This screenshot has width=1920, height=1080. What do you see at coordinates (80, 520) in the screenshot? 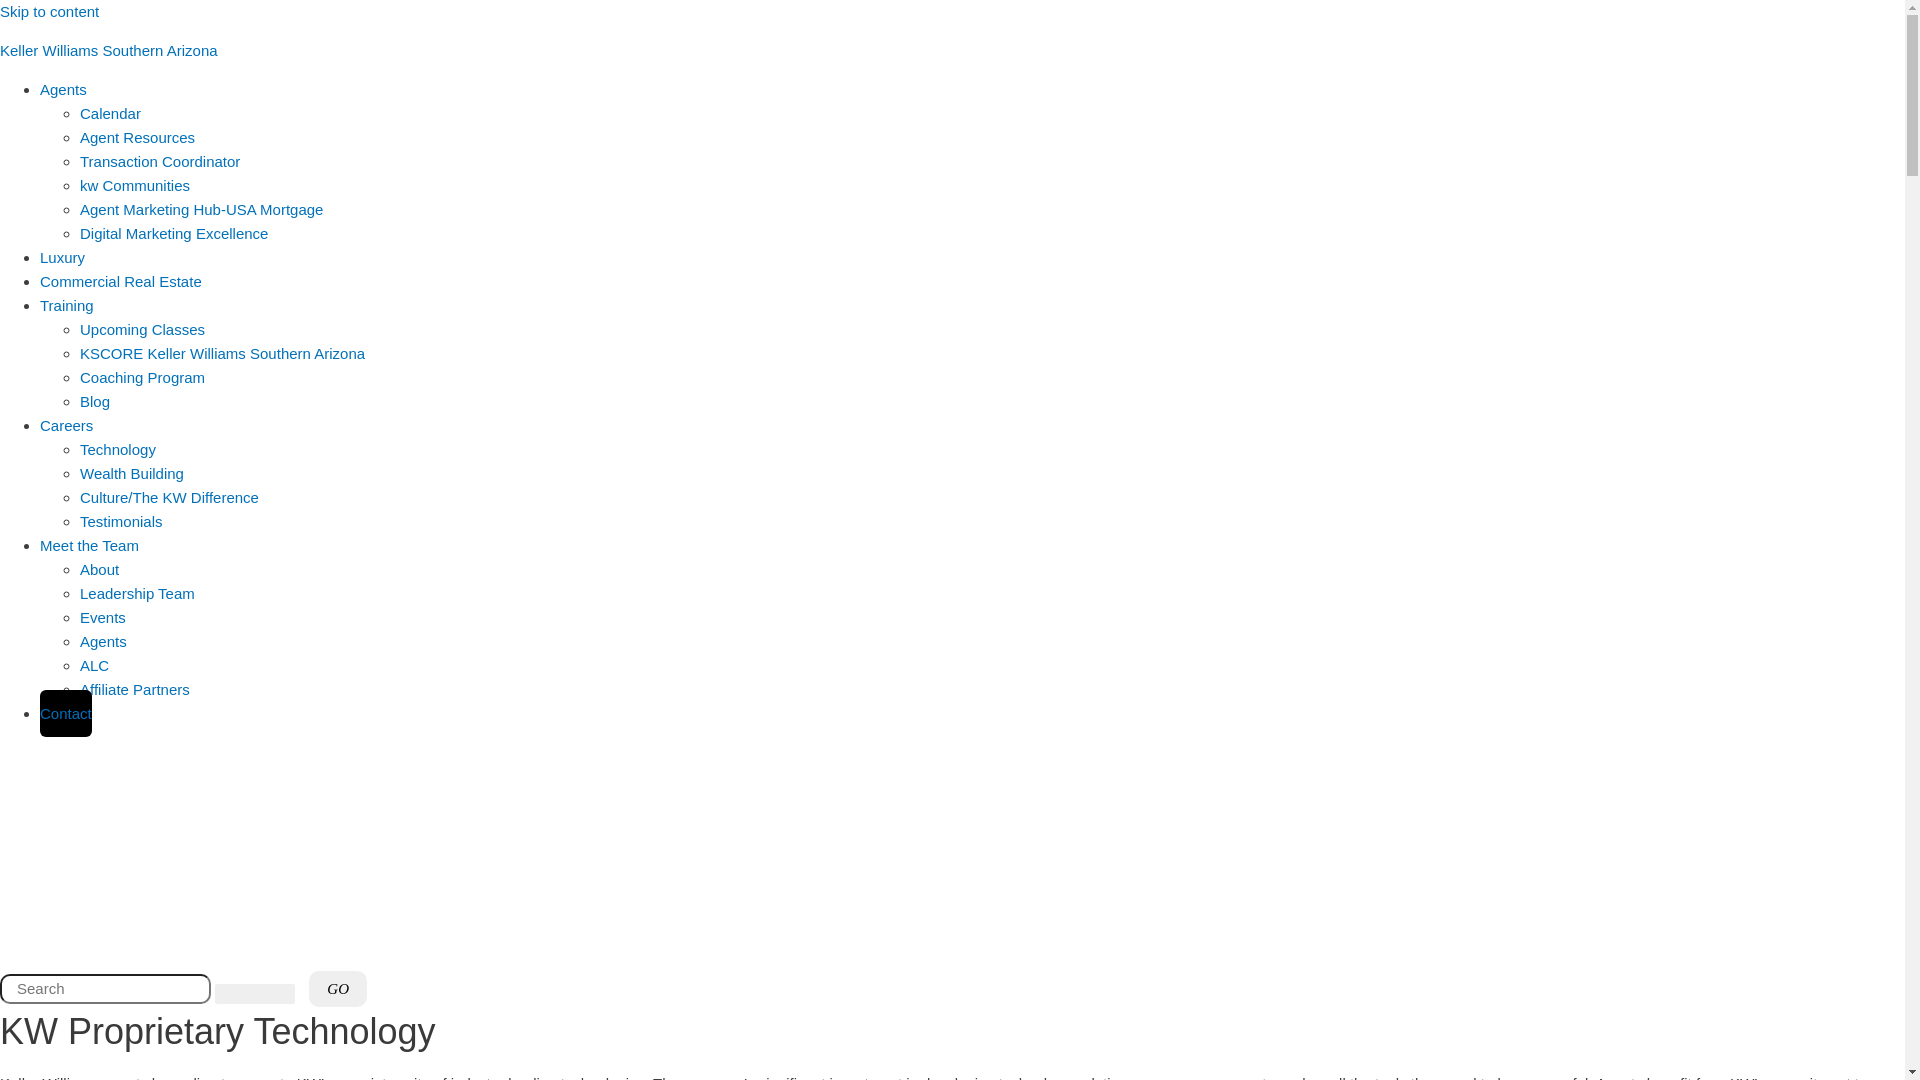
I see `'Testimonials'` at bounding box center [80, 520].